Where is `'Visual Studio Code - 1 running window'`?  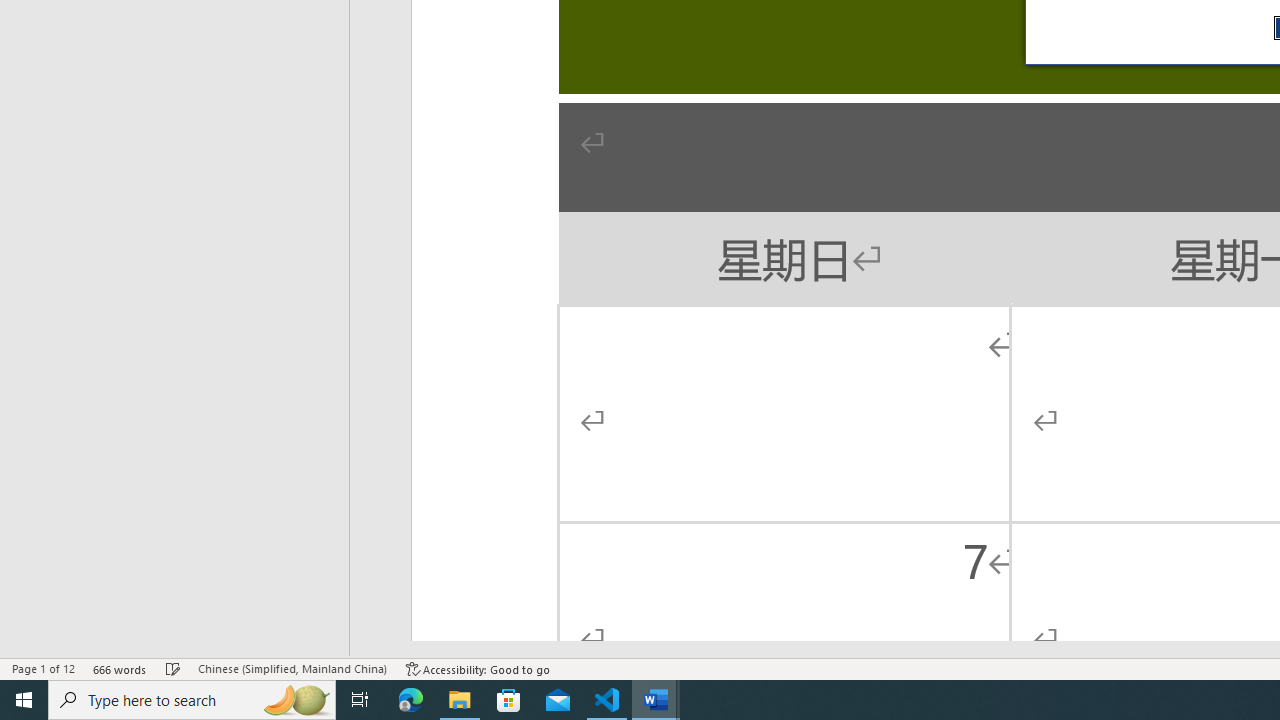 'Visual Studio Code - 1 running window' is located at coordinates (606, 698).